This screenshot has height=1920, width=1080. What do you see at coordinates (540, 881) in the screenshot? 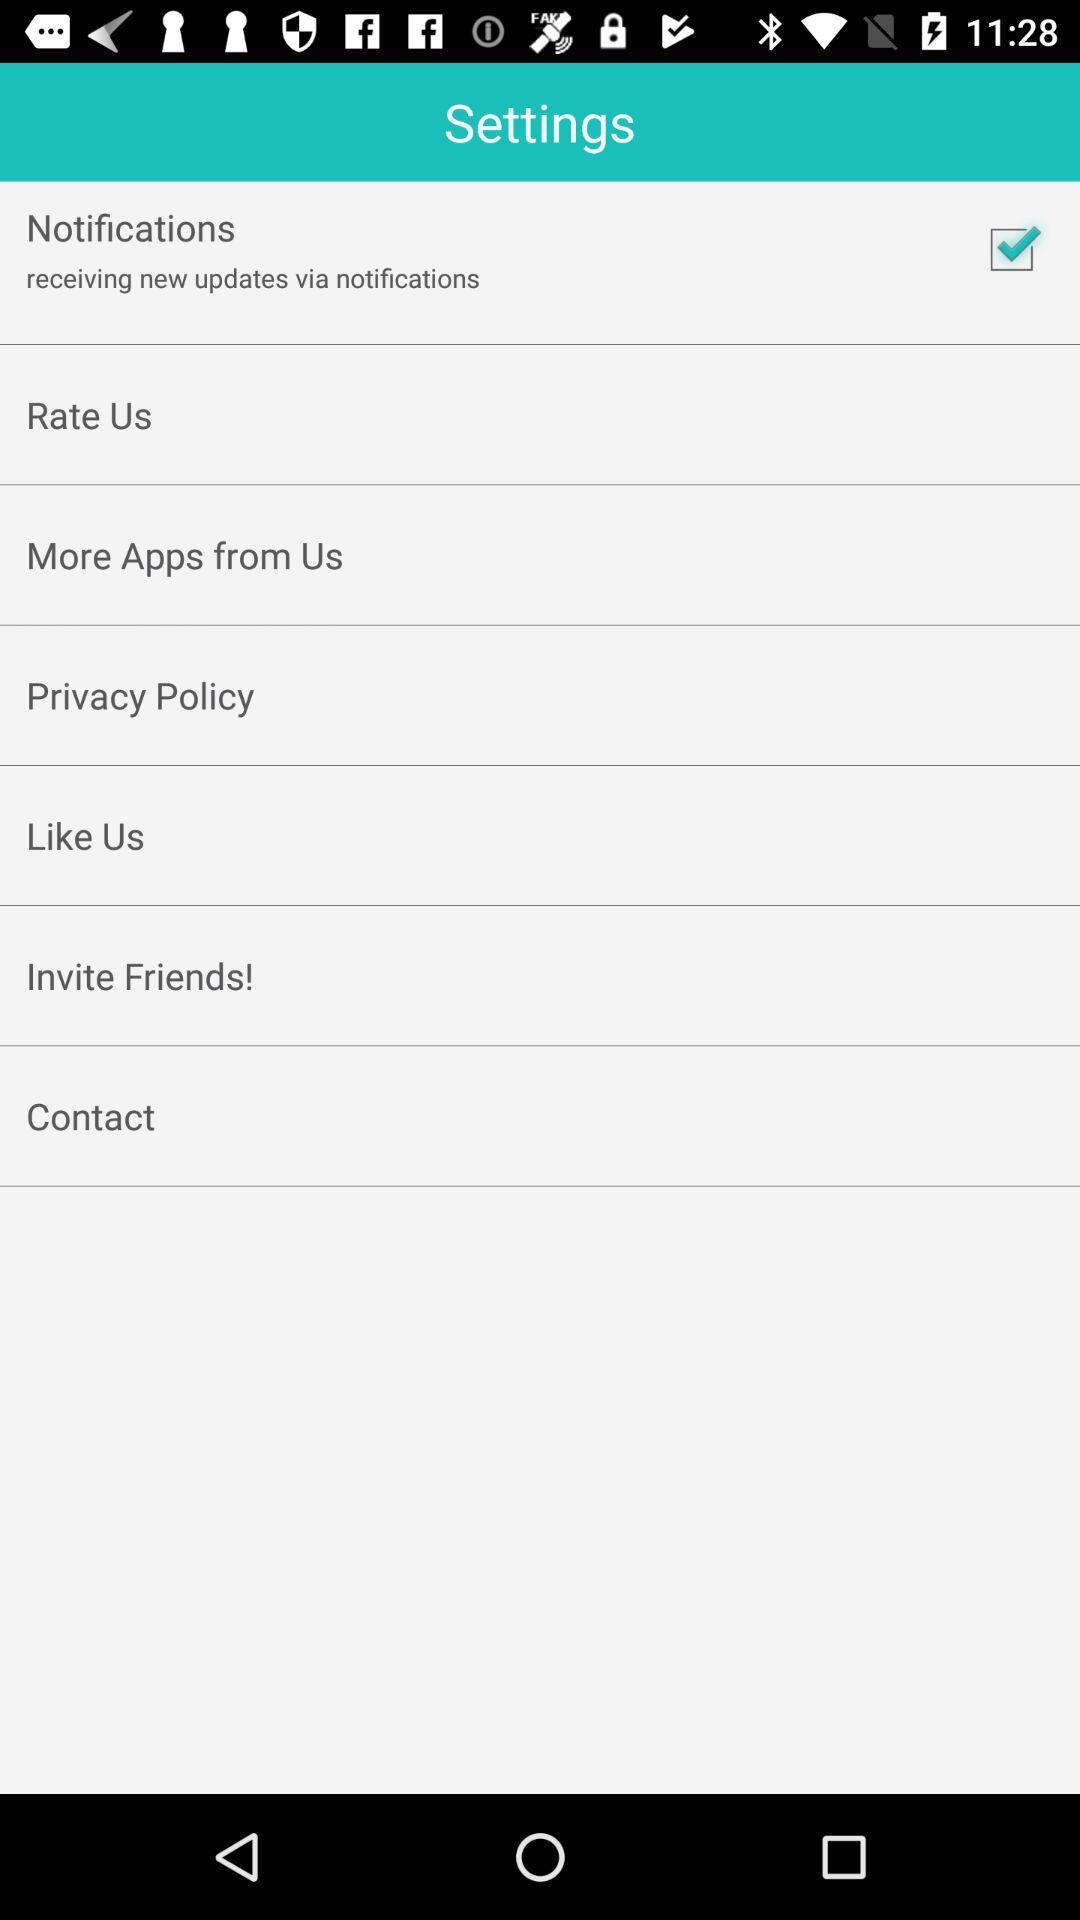
I see `item below the like us icon` at bounding box center [540, 881].